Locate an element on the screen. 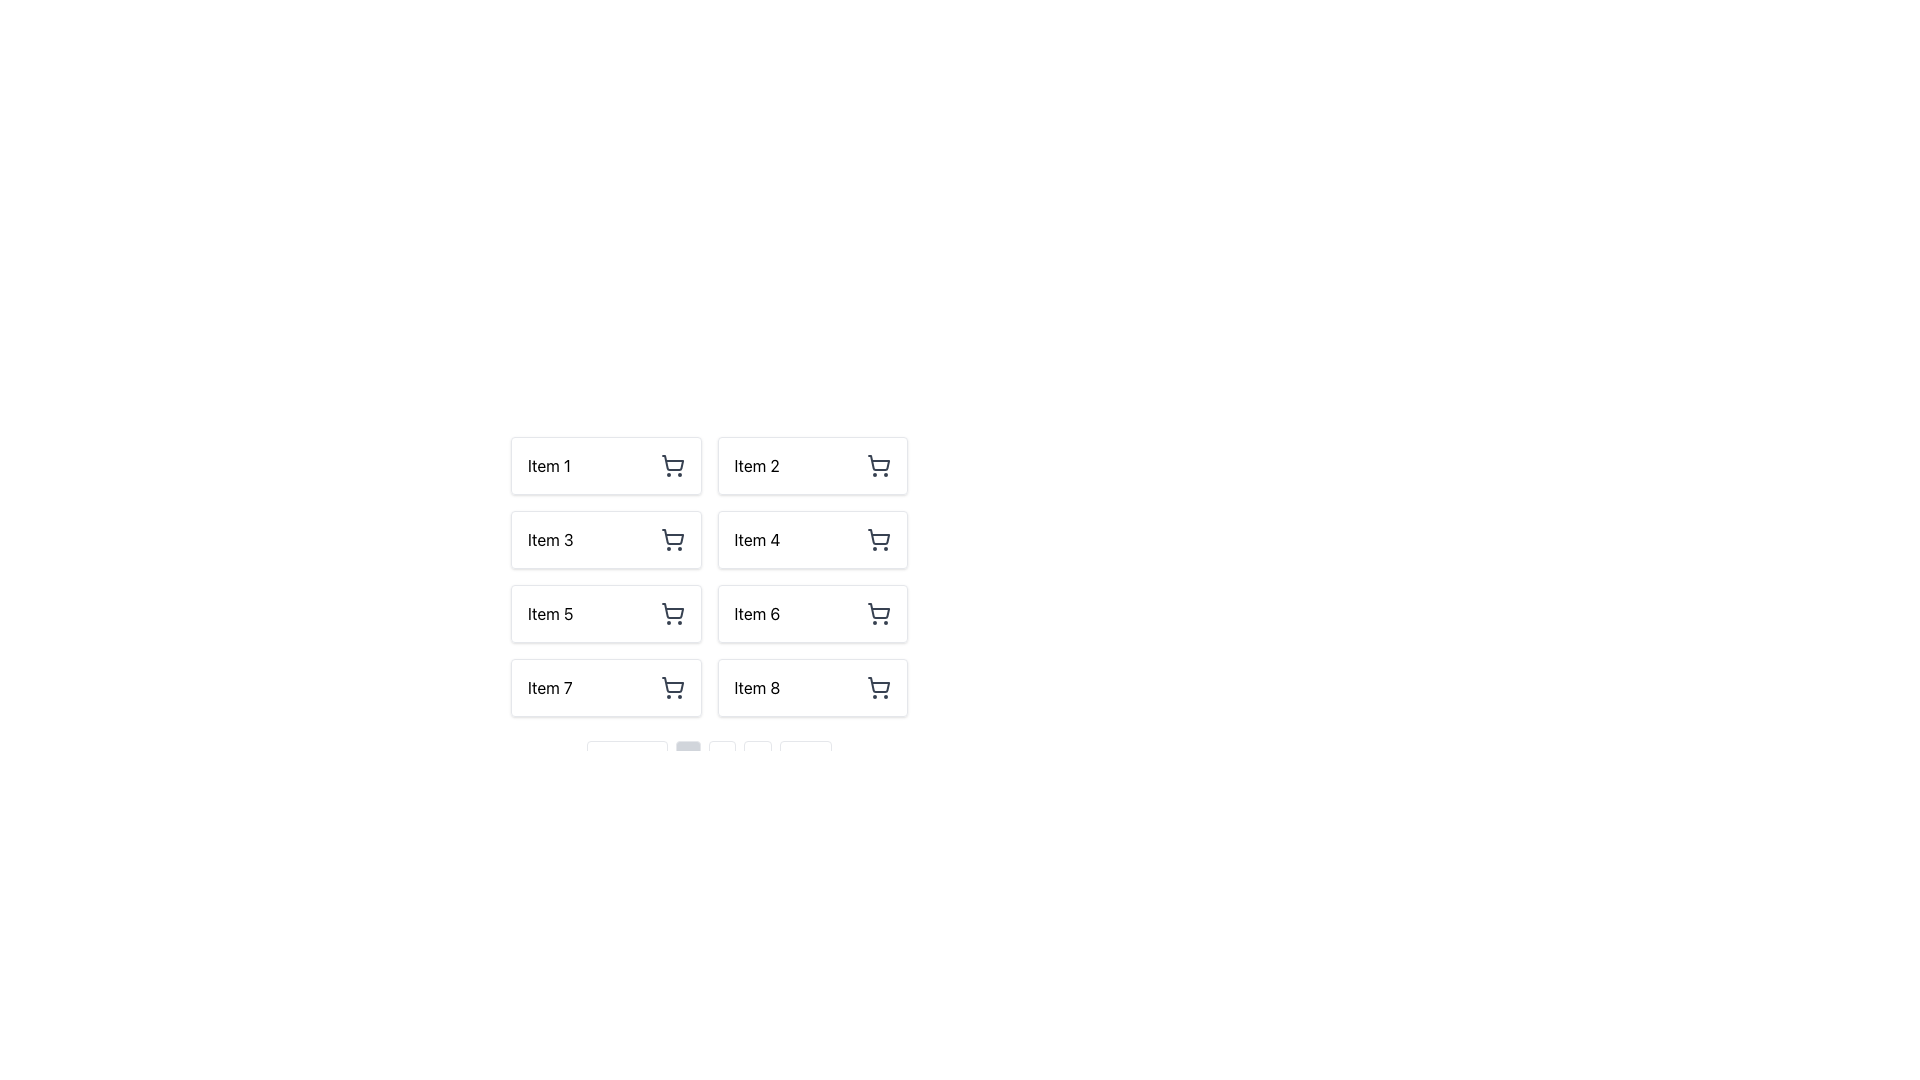  the navigation button for the first page in the pagination tool located in the second position of the button row is located at coordinates (688, 762).